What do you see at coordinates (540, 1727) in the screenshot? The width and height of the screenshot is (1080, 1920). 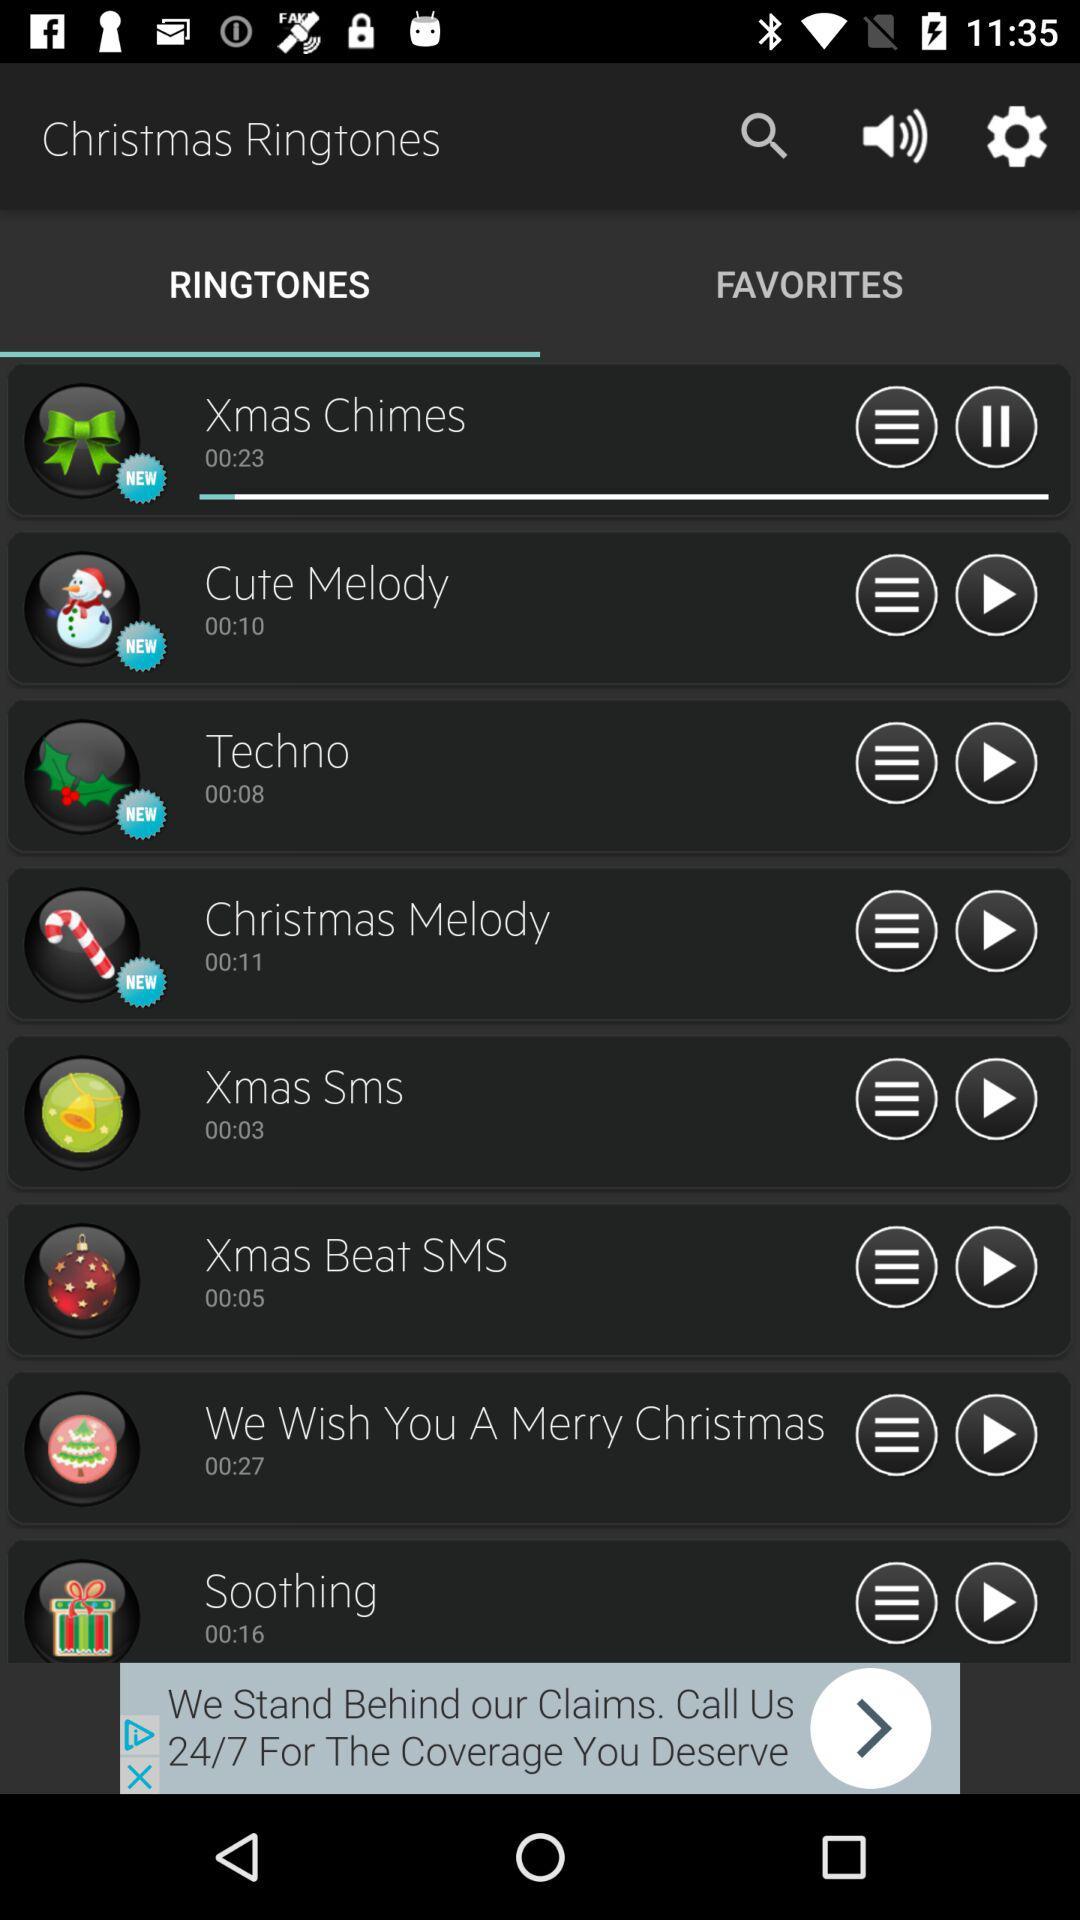 I see `back farce` at bounding box center [540, 1727].